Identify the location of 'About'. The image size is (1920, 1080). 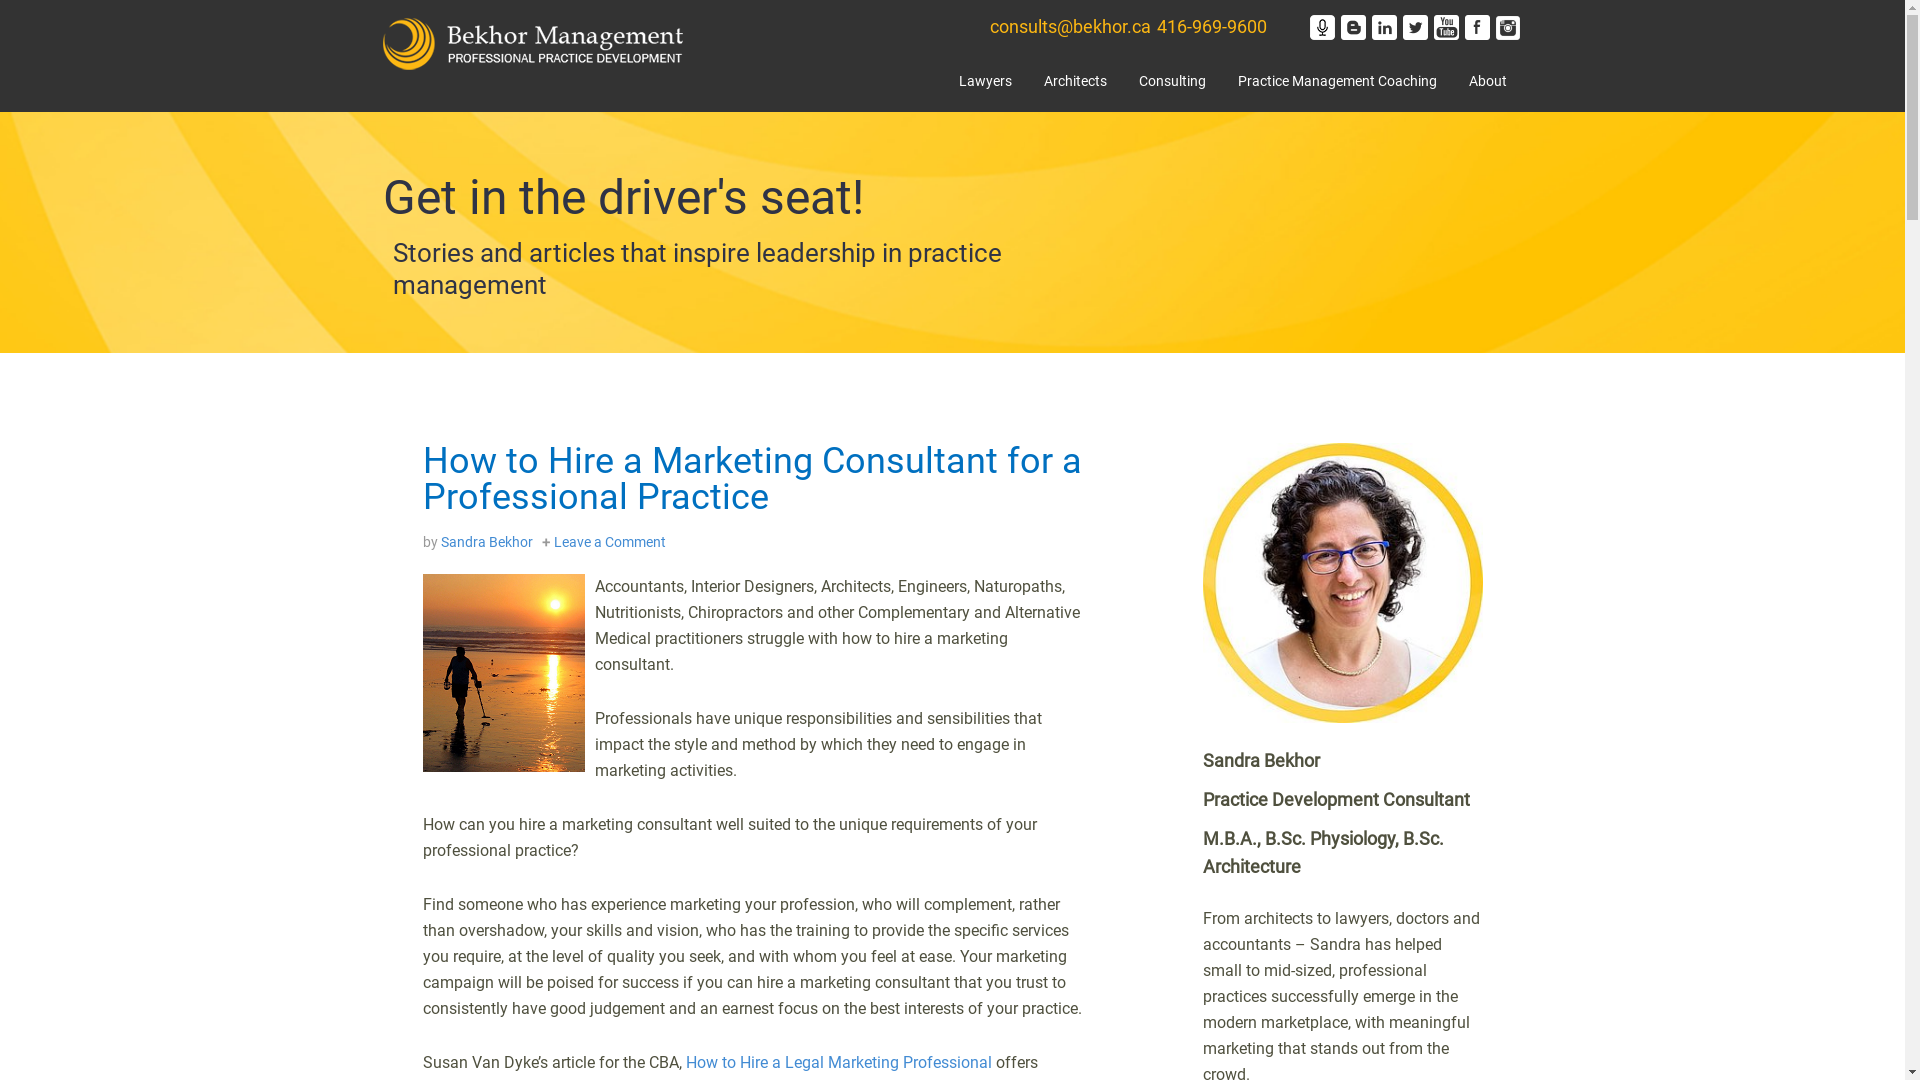
(1451, 84).